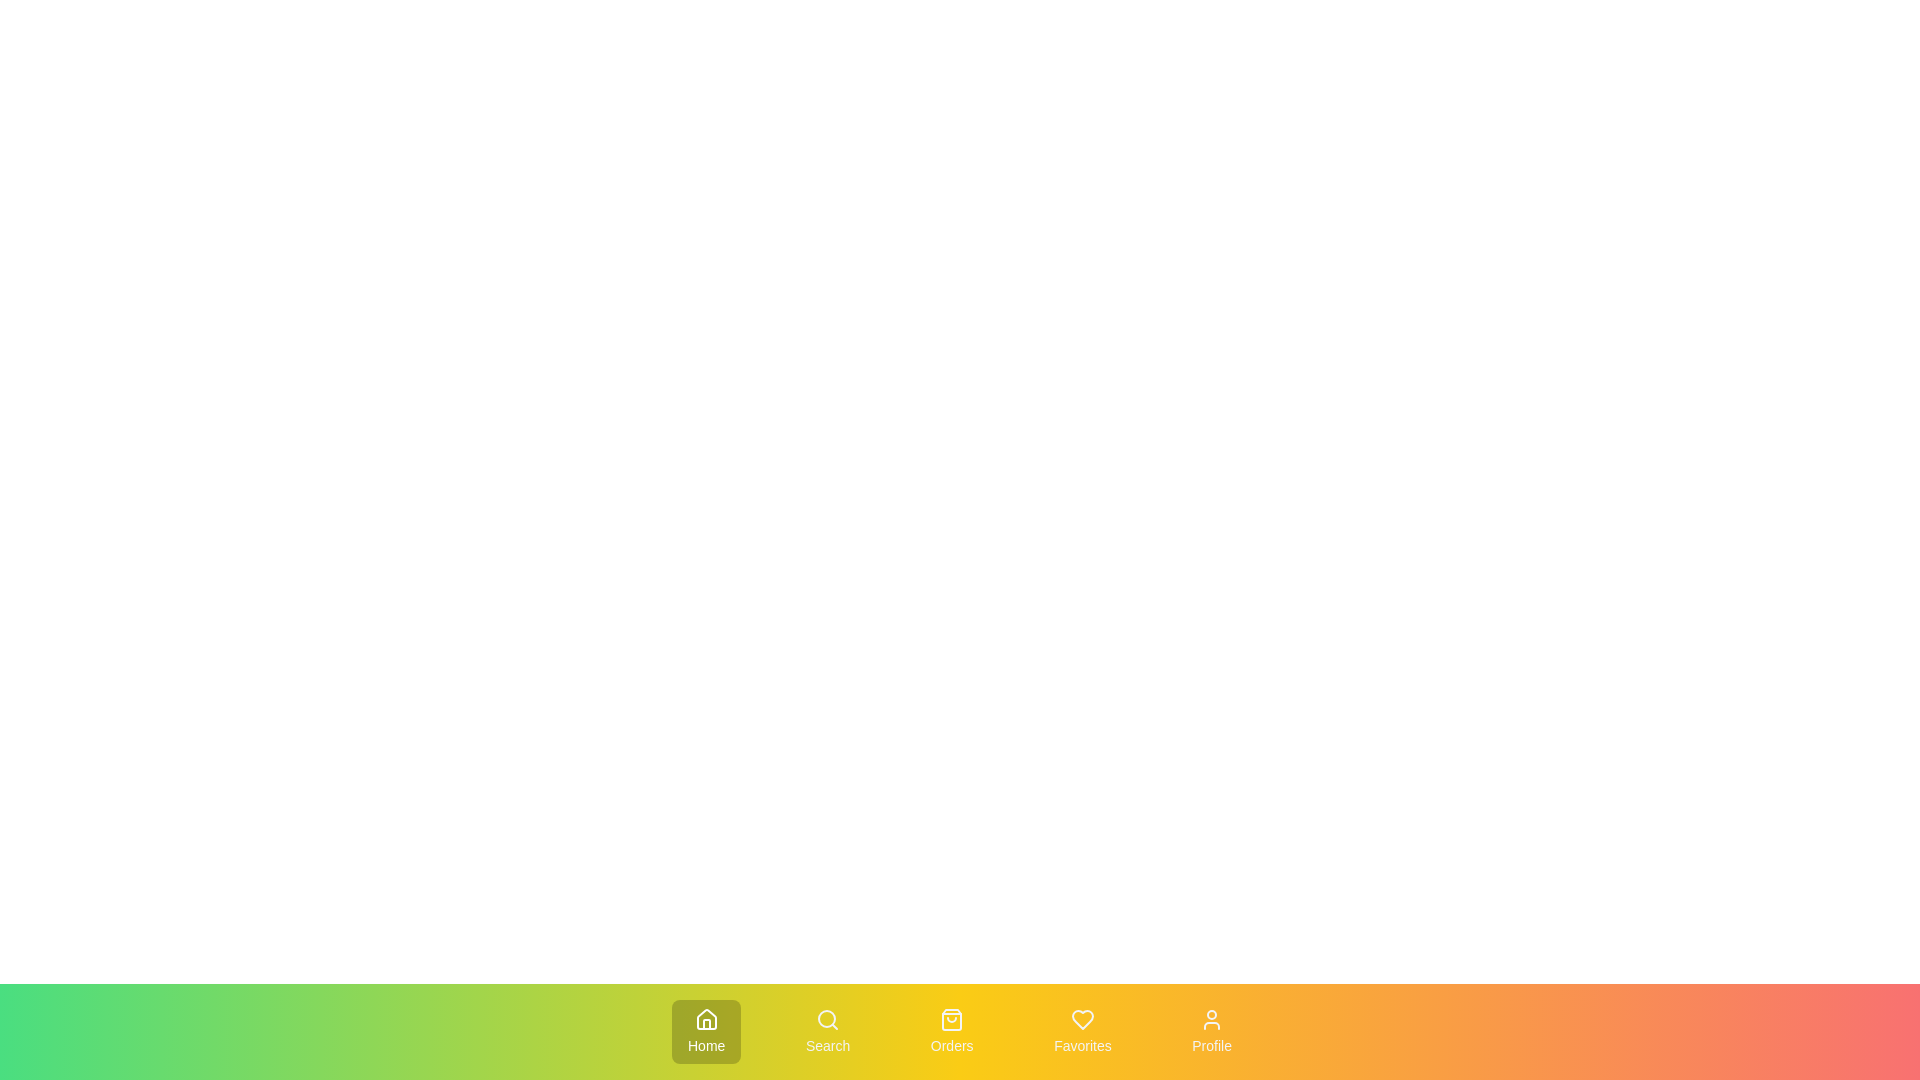 The image size is (1920, 1080). What do you see at coordinates (950, 1032) in the screenshot?
I see `the Orders tab to activate it` at bounding box center [950, 1032].